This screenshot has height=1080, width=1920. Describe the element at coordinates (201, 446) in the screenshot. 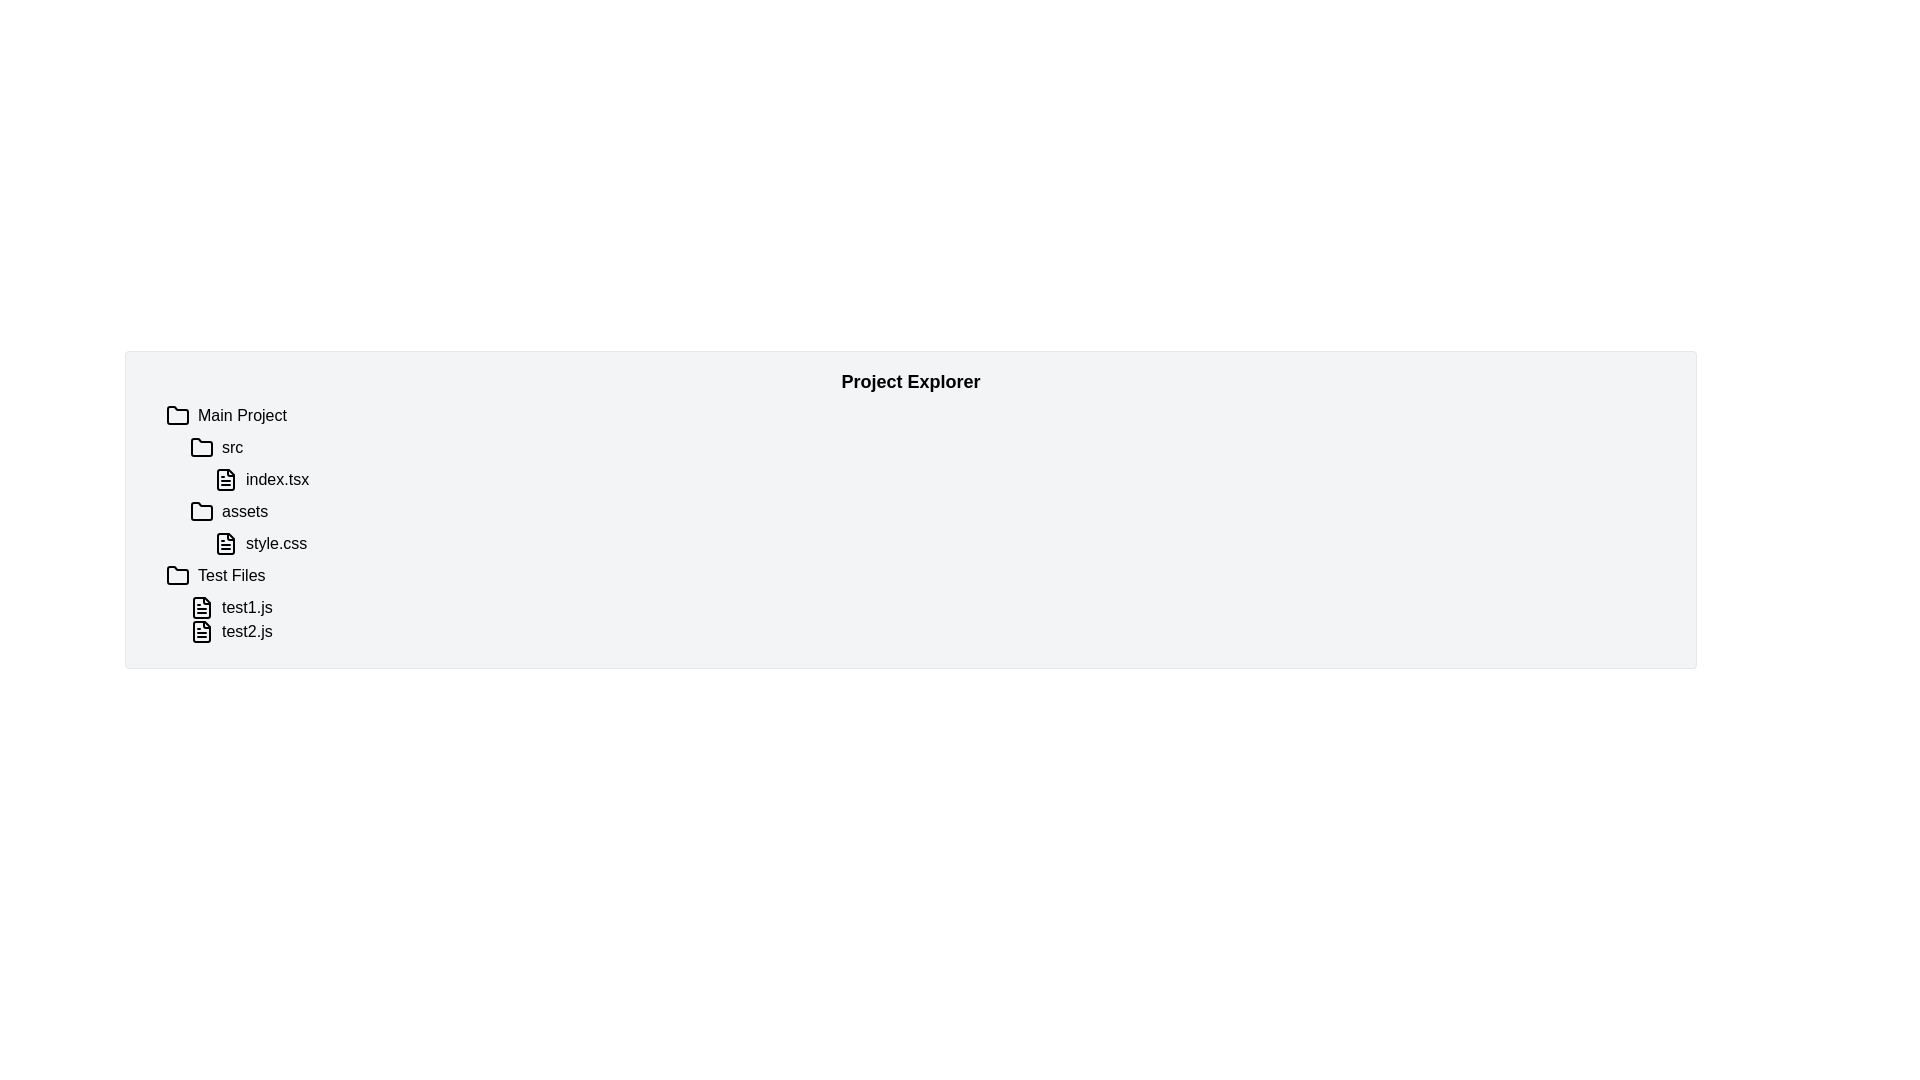

I see `the folder icon located to the left of the 'src' label in the file explorer` at that location.